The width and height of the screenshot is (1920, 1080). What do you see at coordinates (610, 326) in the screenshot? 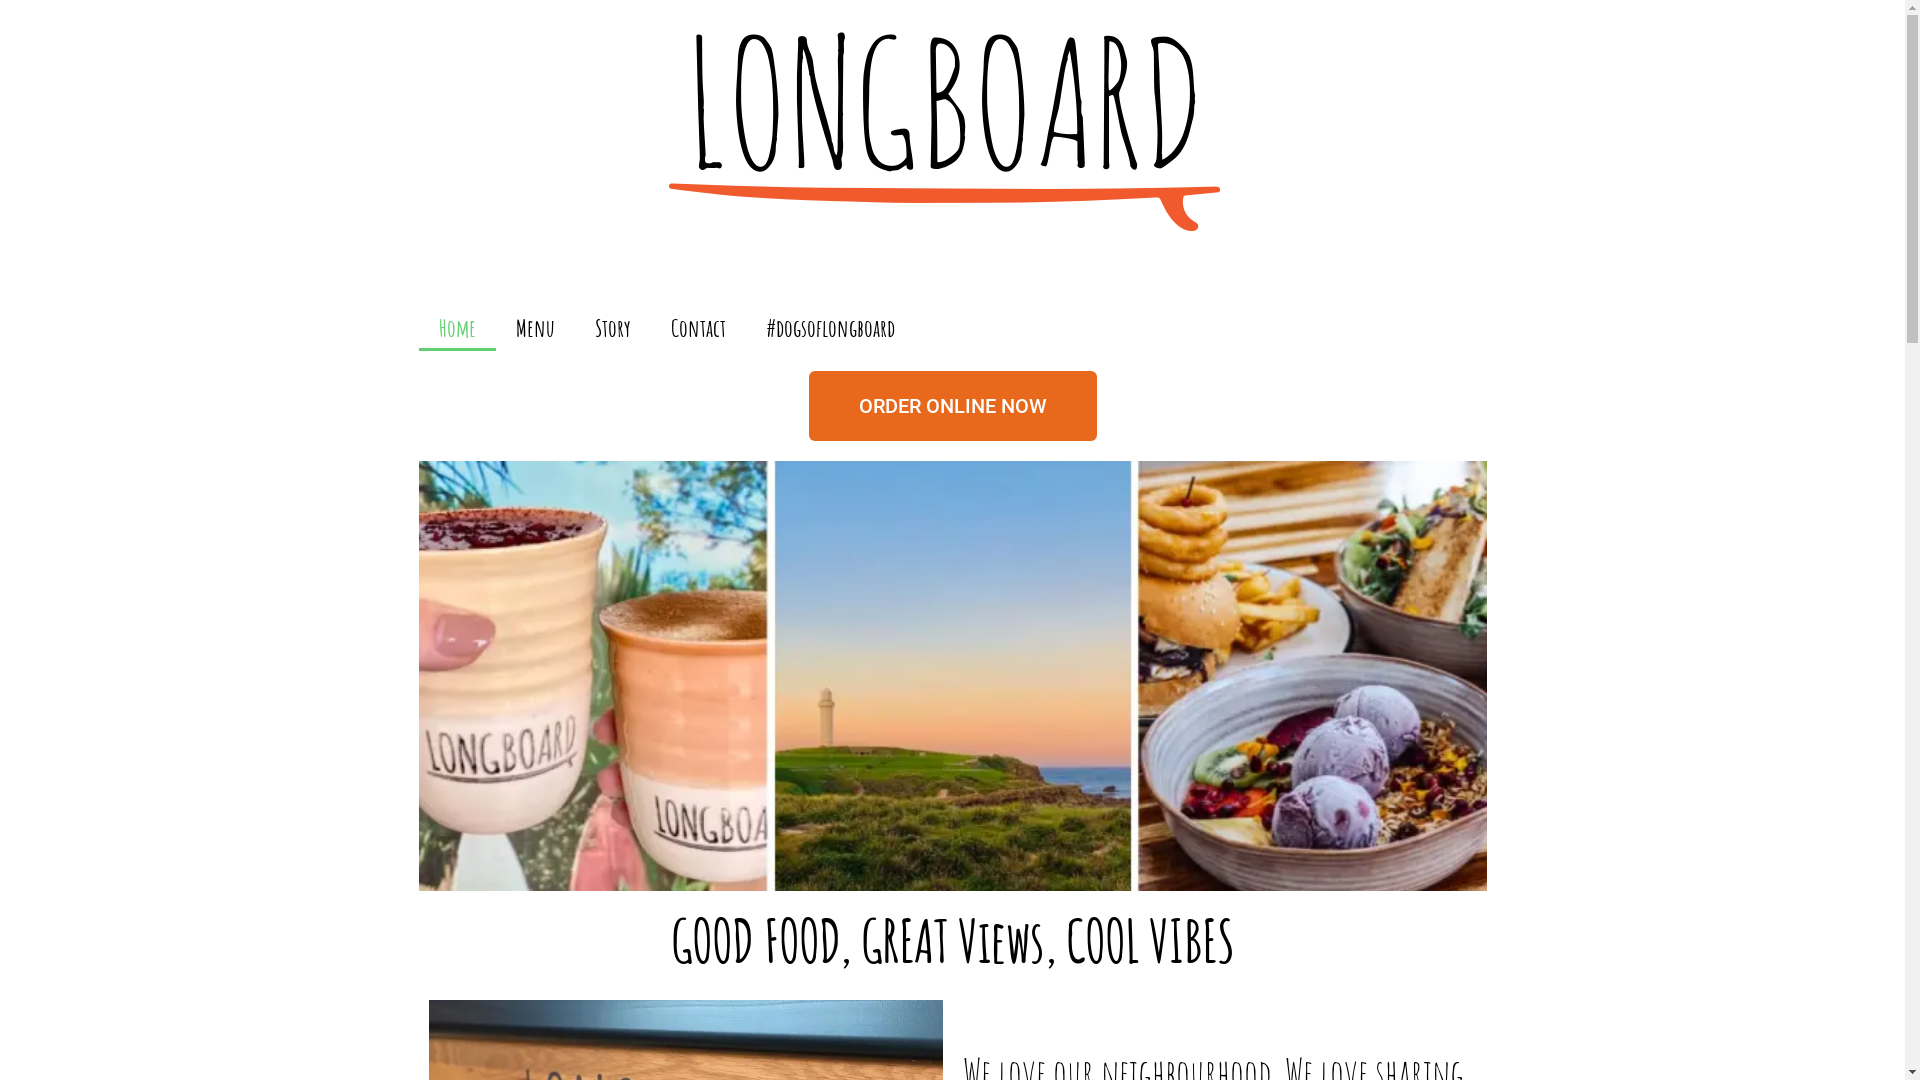
I see `'Story'` at bounding box center [610, 326].